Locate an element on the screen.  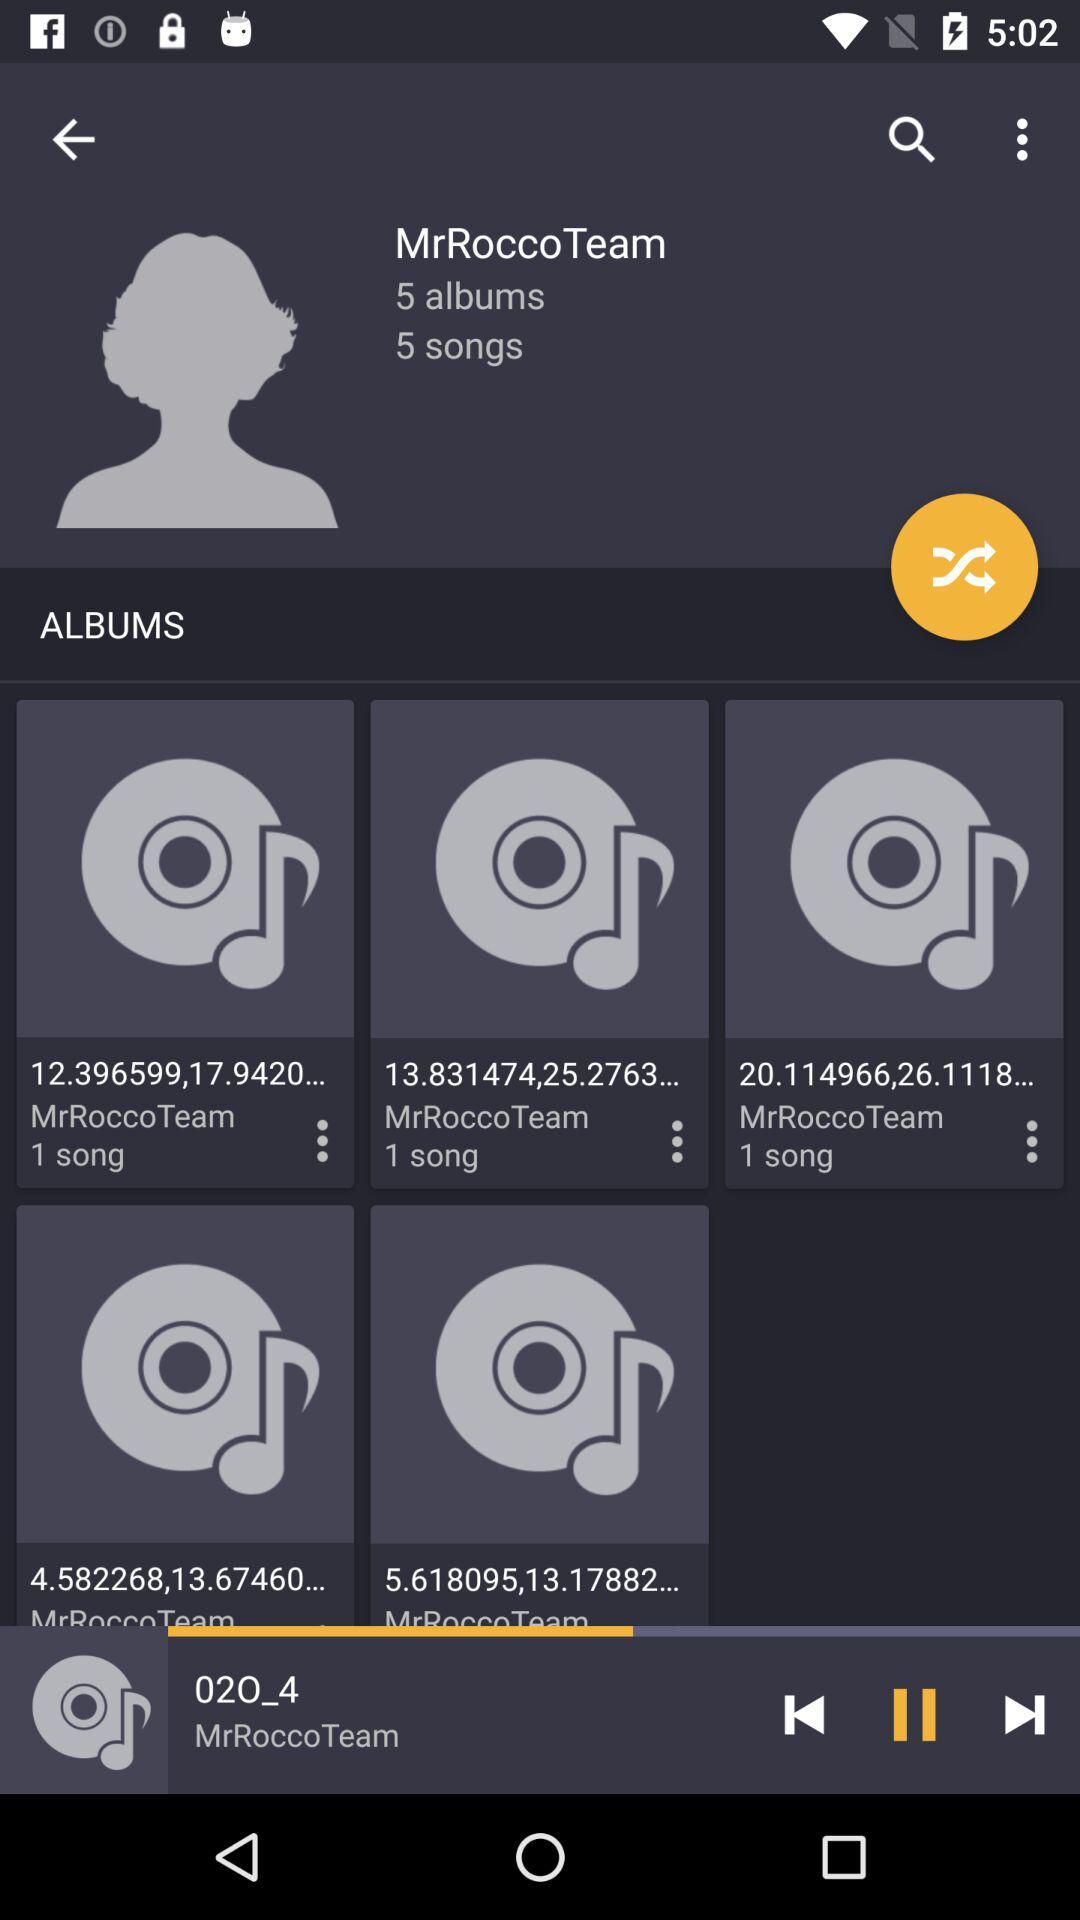
the skip_next icon is located at coordinates (1024, 1713).